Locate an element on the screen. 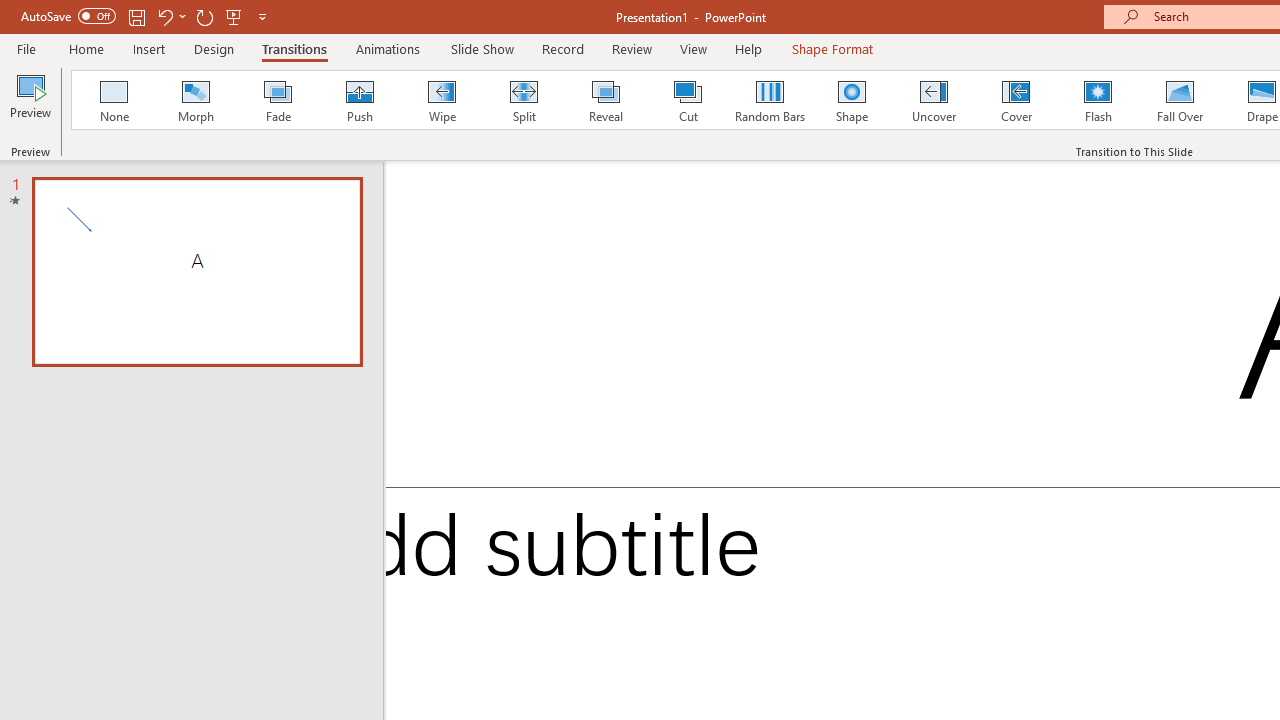 Image resolution: width=1280 pixels, height=720 pixels. 'Flash' is located at coordinates (1097, 100).